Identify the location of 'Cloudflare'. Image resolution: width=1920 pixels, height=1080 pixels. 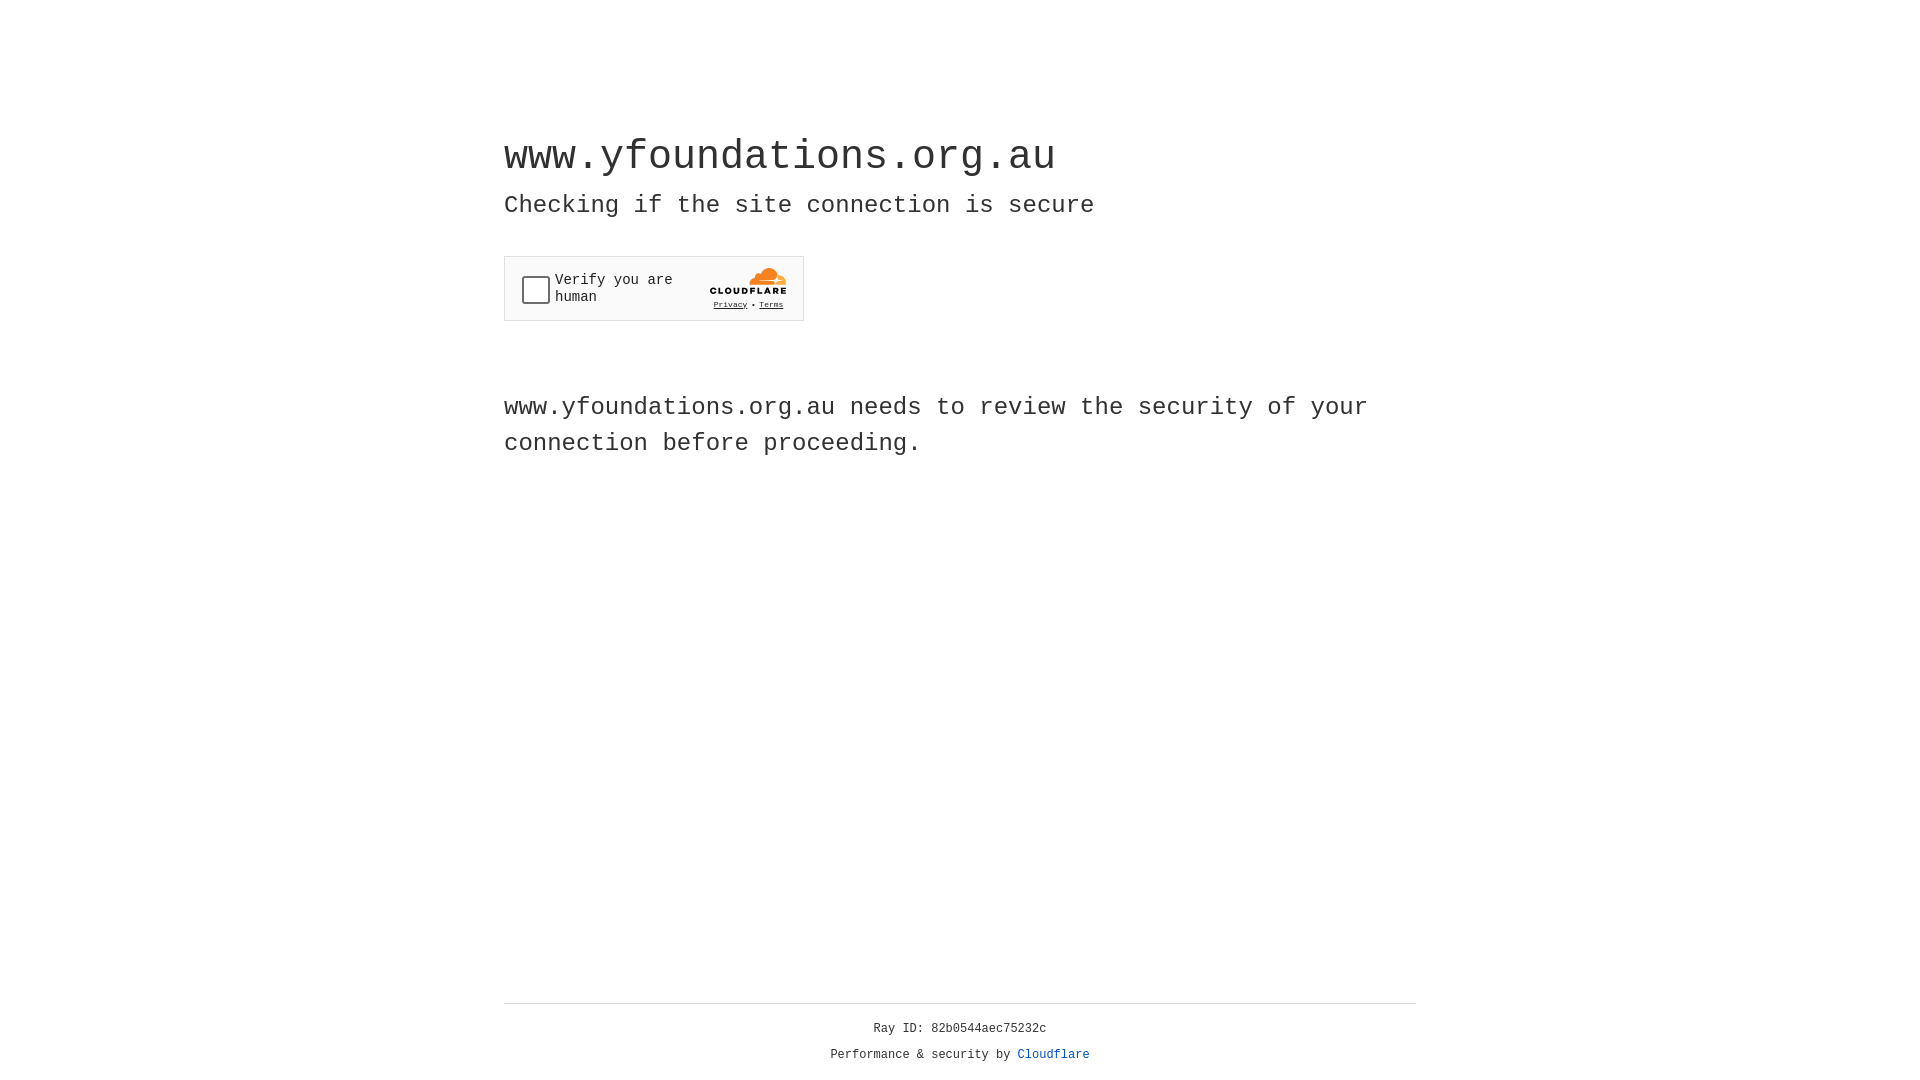
(1053, 1054).